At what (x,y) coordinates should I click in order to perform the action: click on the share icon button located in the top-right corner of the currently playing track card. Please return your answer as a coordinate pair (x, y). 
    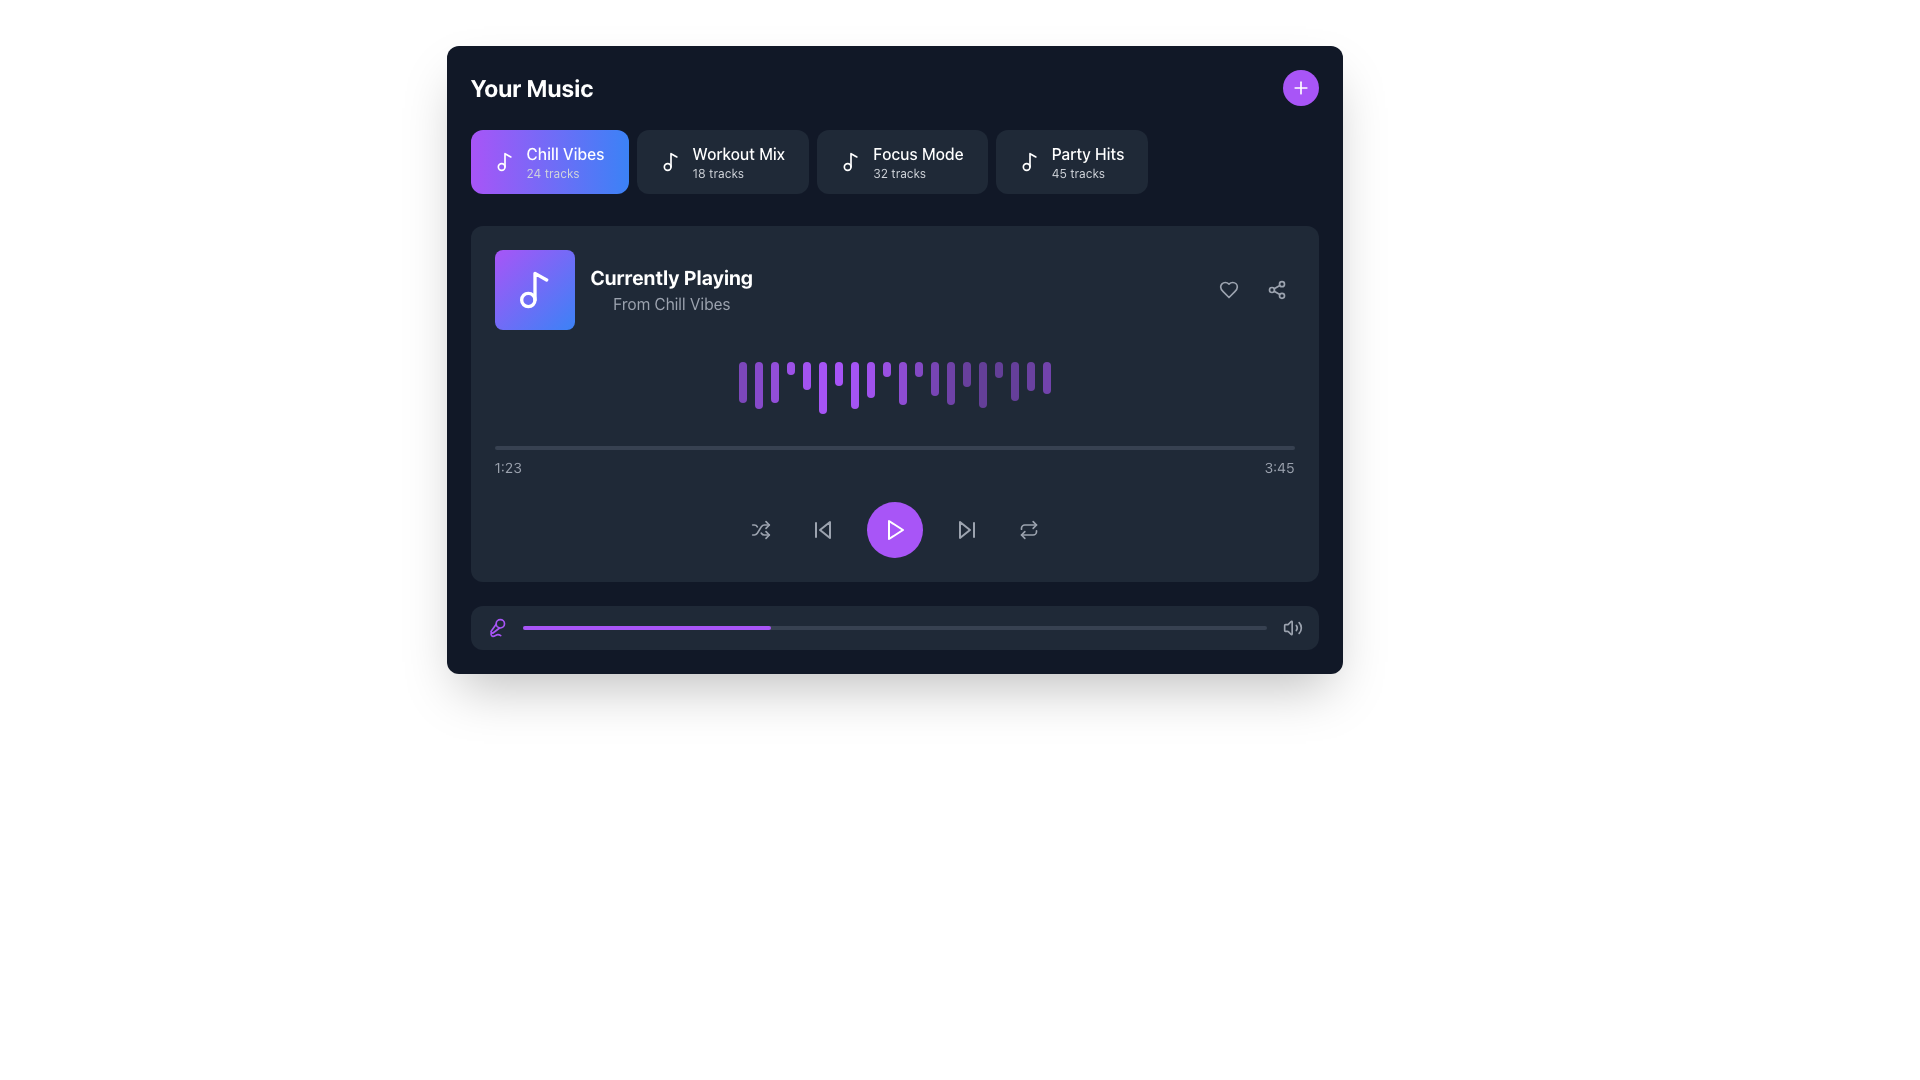
    Looking at the image, I should click on (1275, 289).